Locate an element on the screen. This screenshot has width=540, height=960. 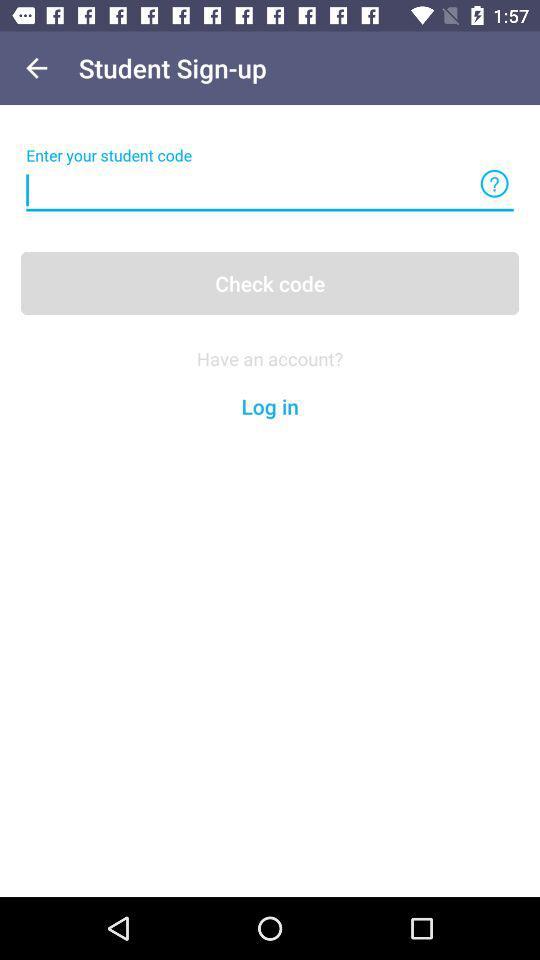
more inversmetion is located at coordinates (493, 183).